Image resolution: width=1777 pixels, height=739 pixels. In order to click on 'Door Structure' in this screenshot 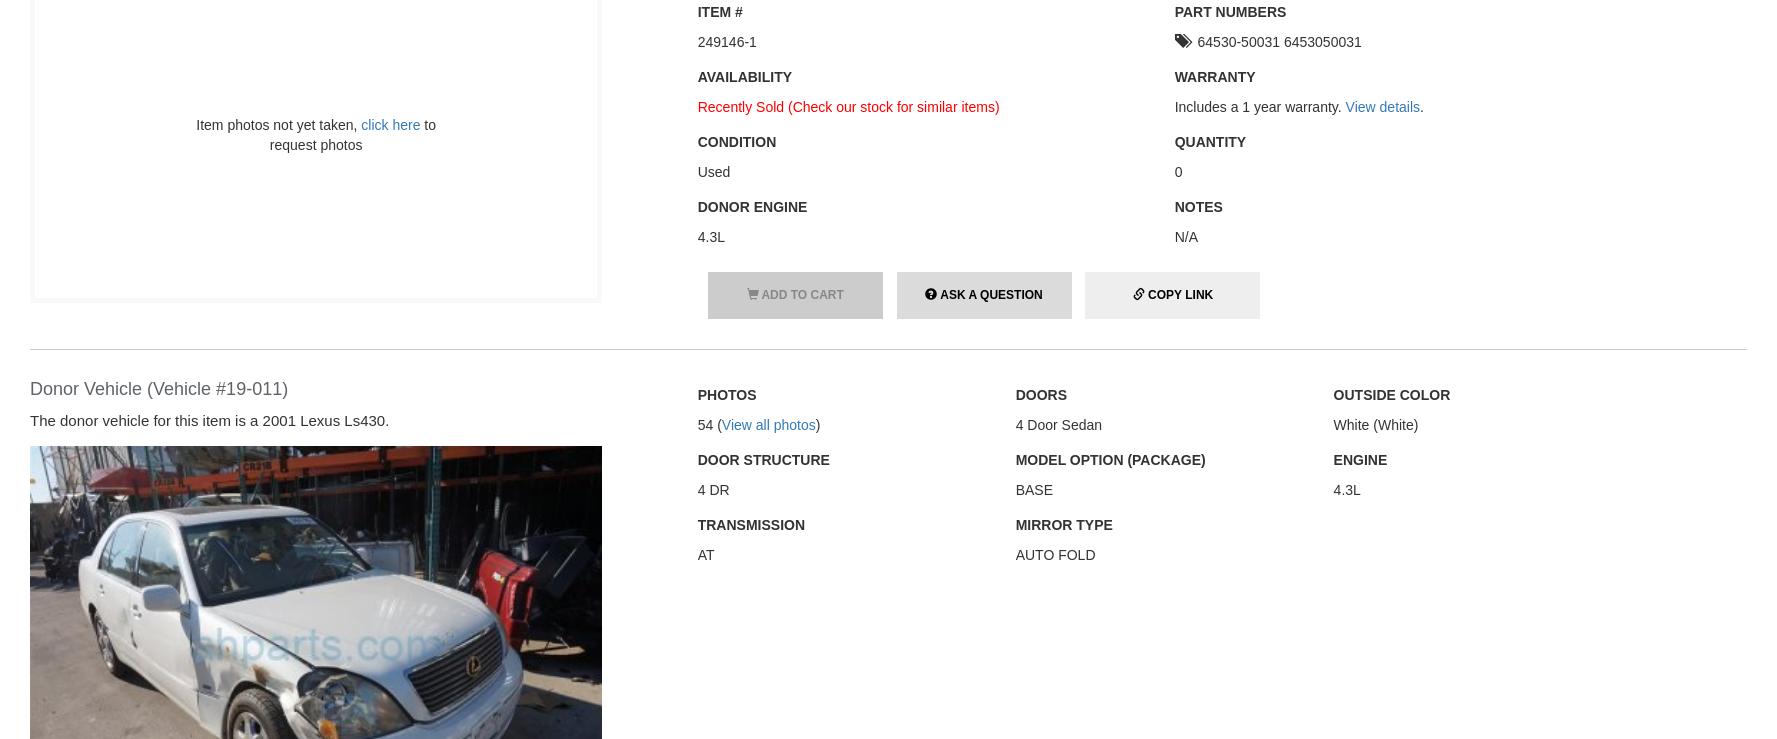, I will do `click(763, 458)`.